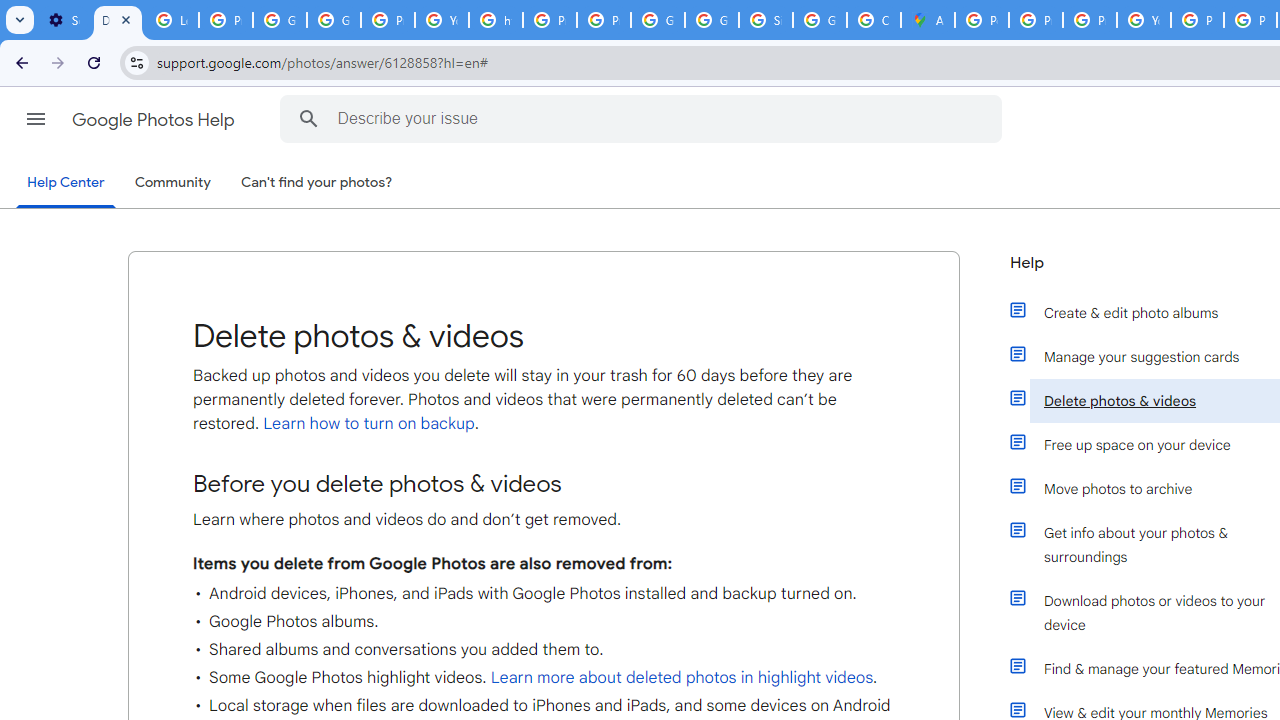 Image resolution: width=1280 pixels, height=720 pixels. What do you see at coordinates (279, 20) in the screenshot?
I see `'Google Account Help'` at bounding box center [279, 20].